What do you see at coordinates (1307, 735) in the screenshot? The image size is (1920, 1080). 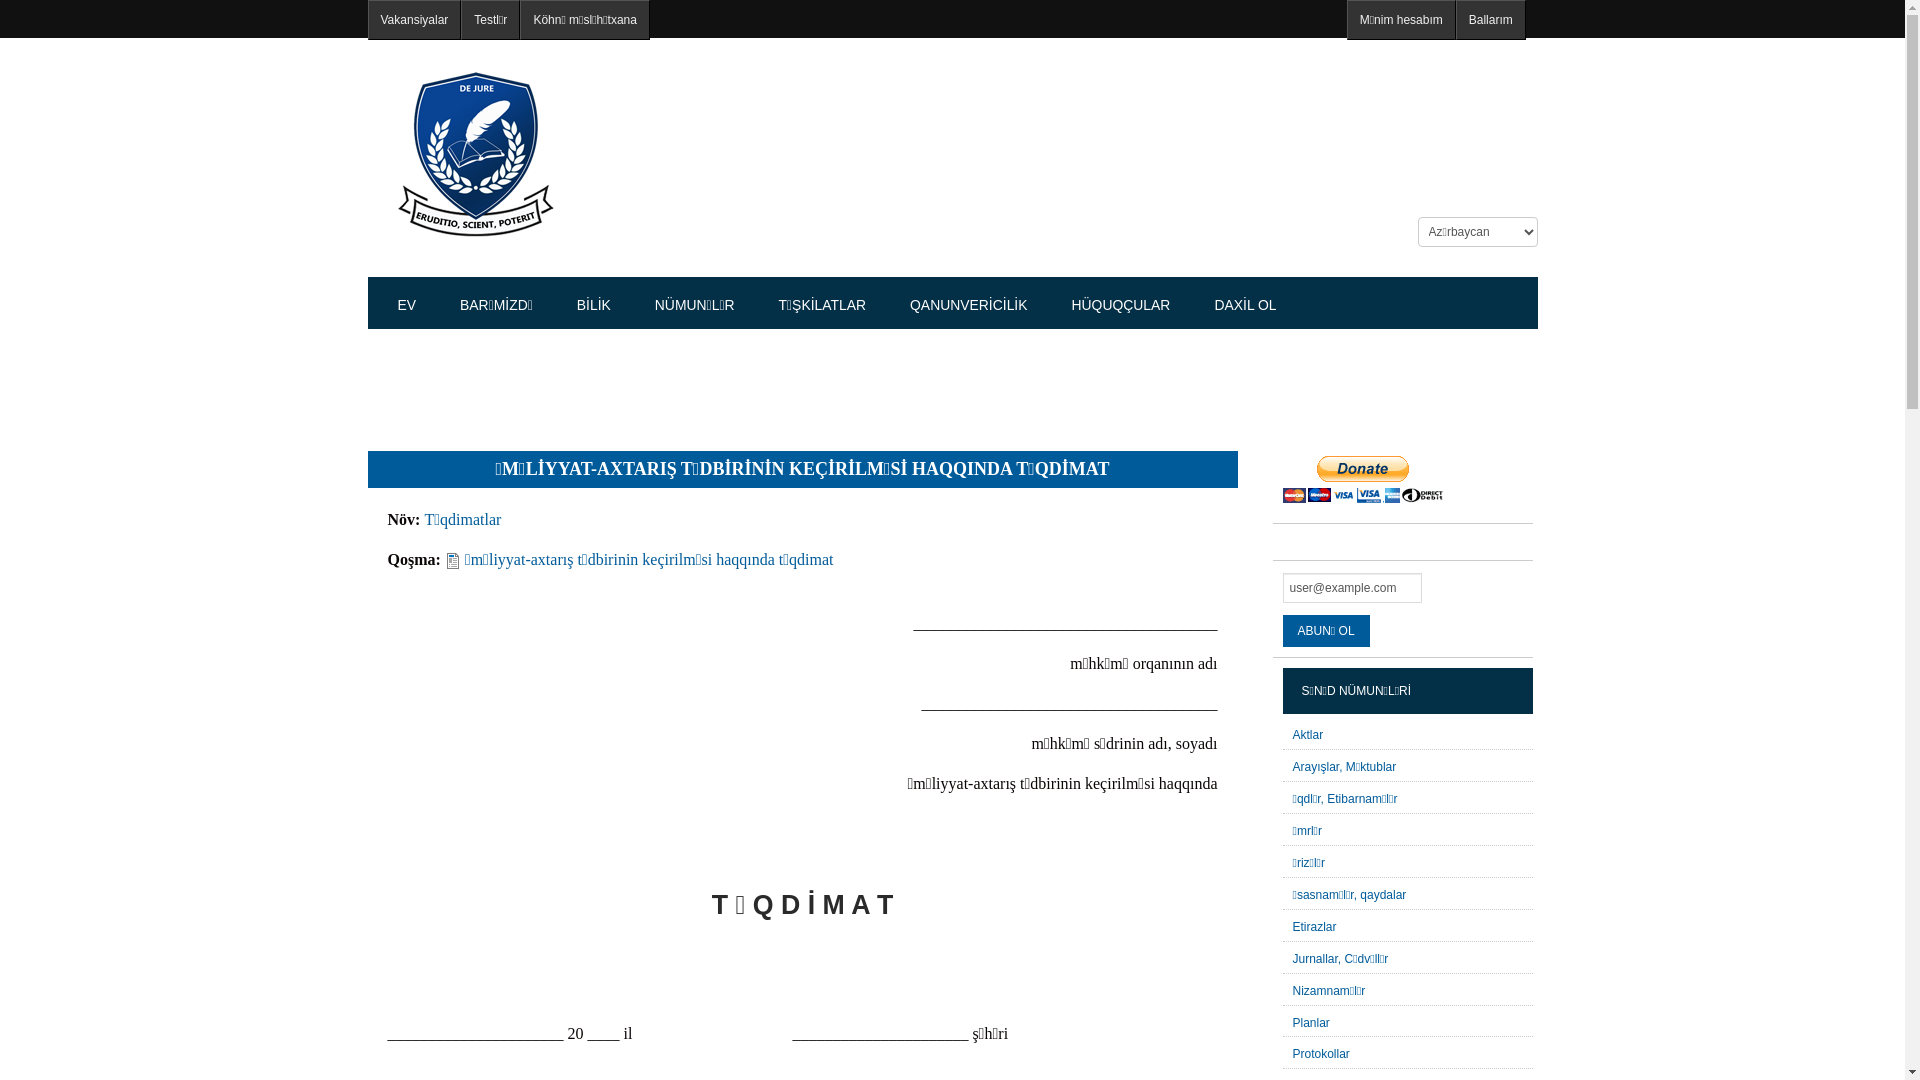 I see `'Aktlar'` at bounding box center [1307, 735].